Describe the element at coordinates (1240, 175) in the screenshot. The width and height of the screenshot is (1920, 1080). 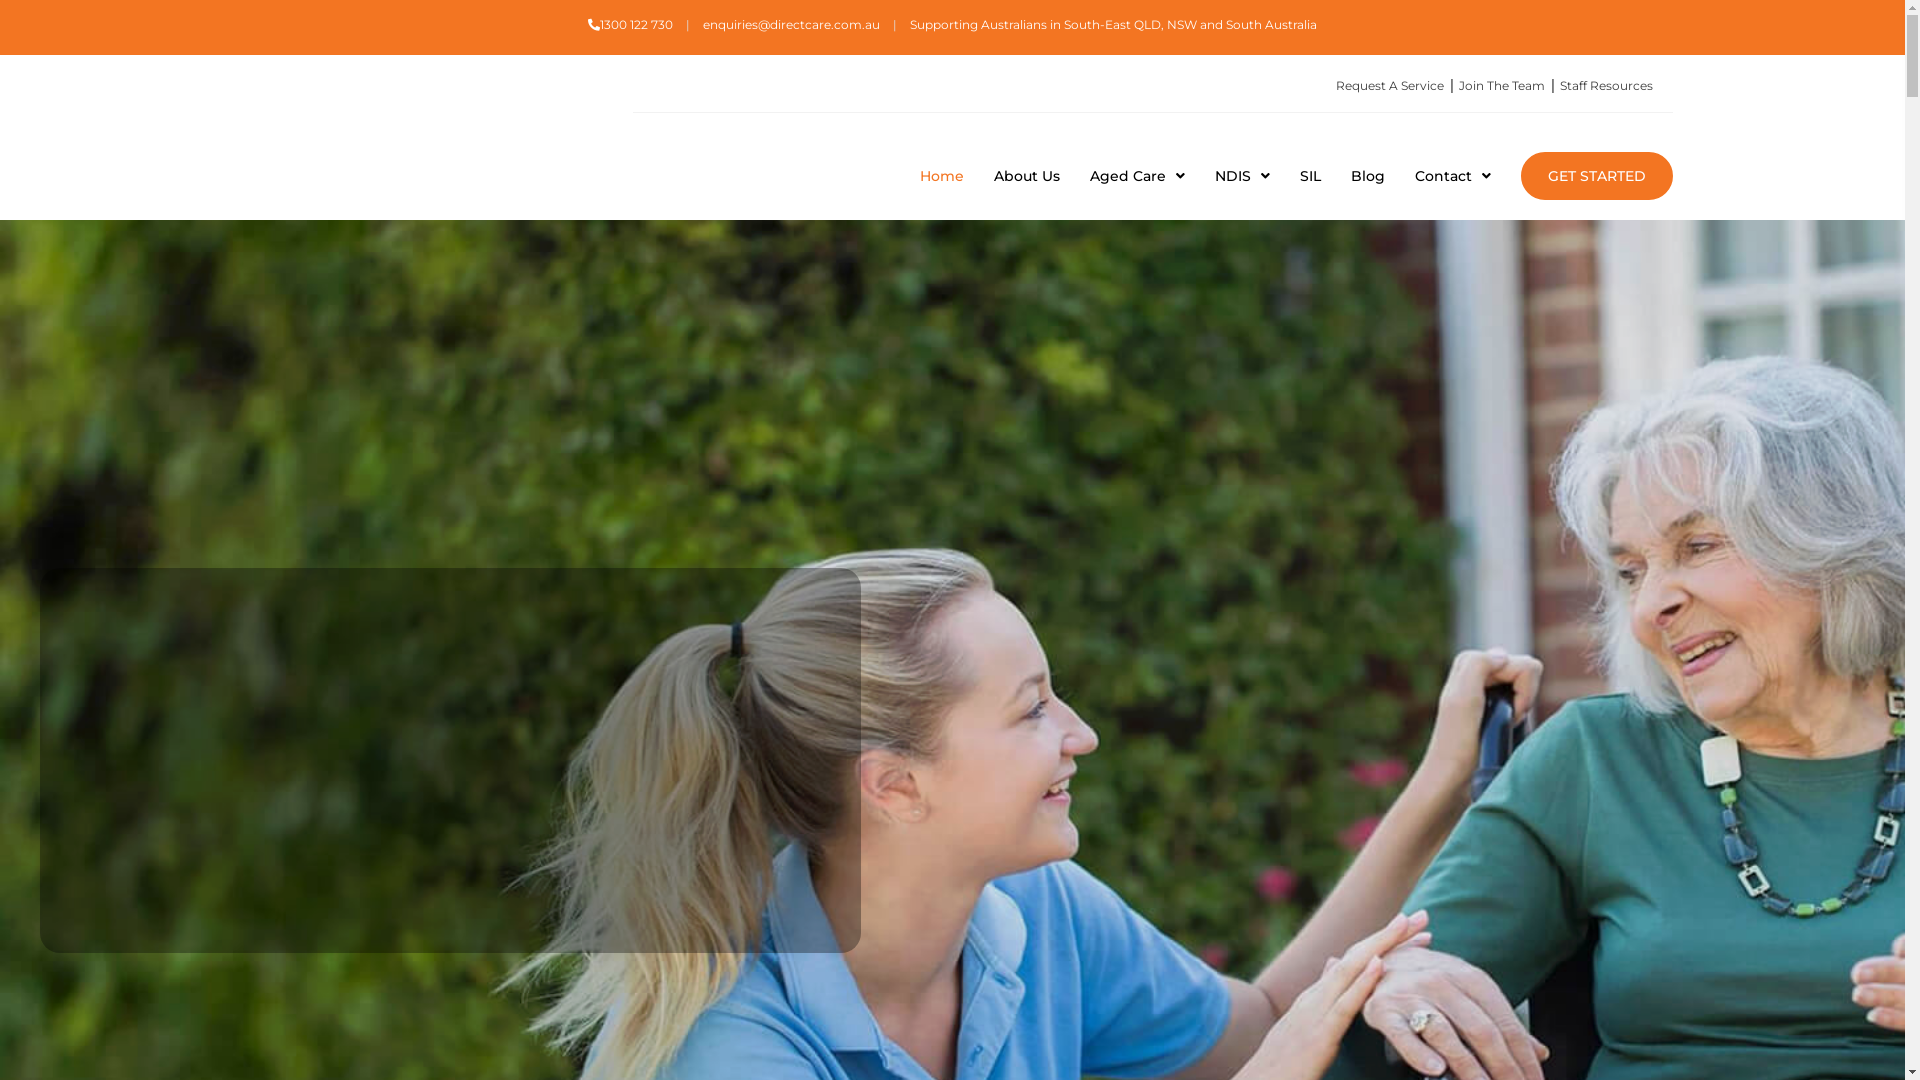
I see `'NDIS'` at that location.